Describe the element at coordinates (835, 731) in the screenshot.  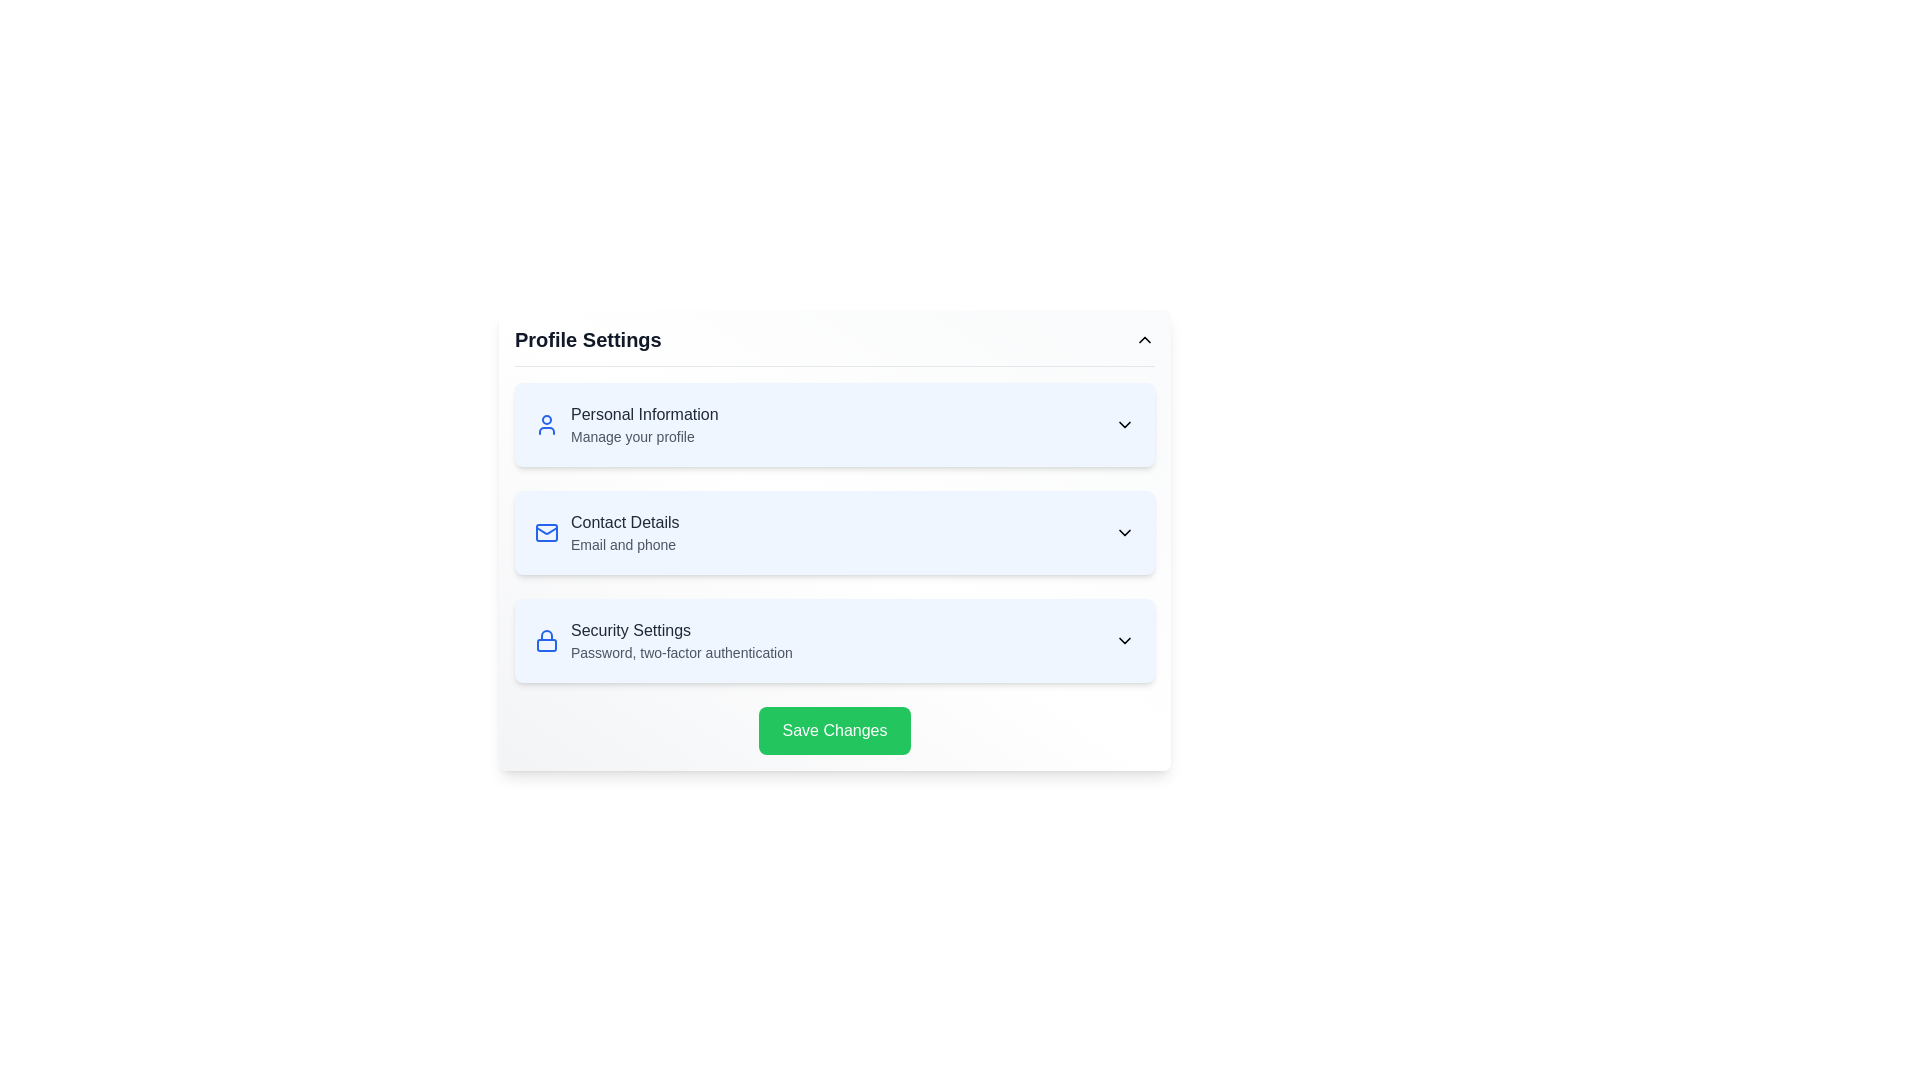
I see `the 'Save Changes' button with a green background and white text` at that location.